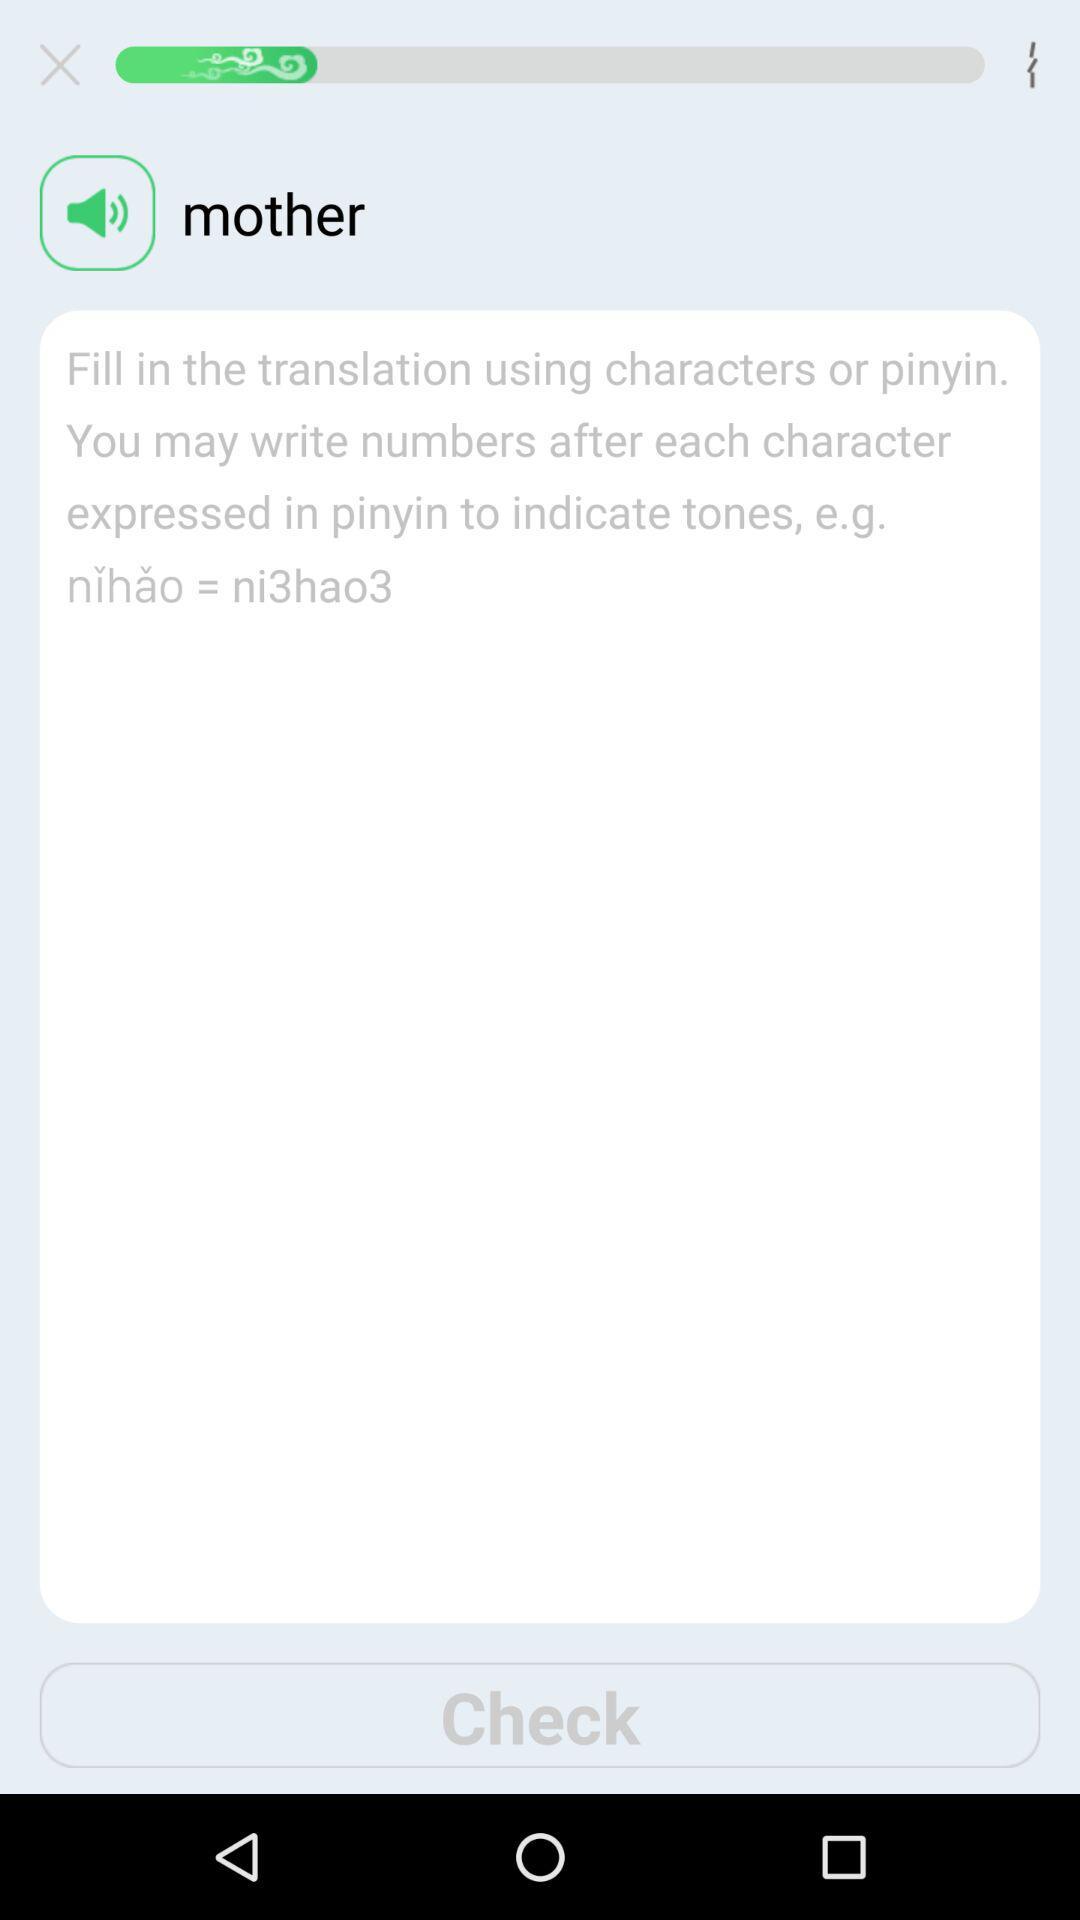 The image size is (1080, 1920). I want to click on the volume icon, so click(97, 227).